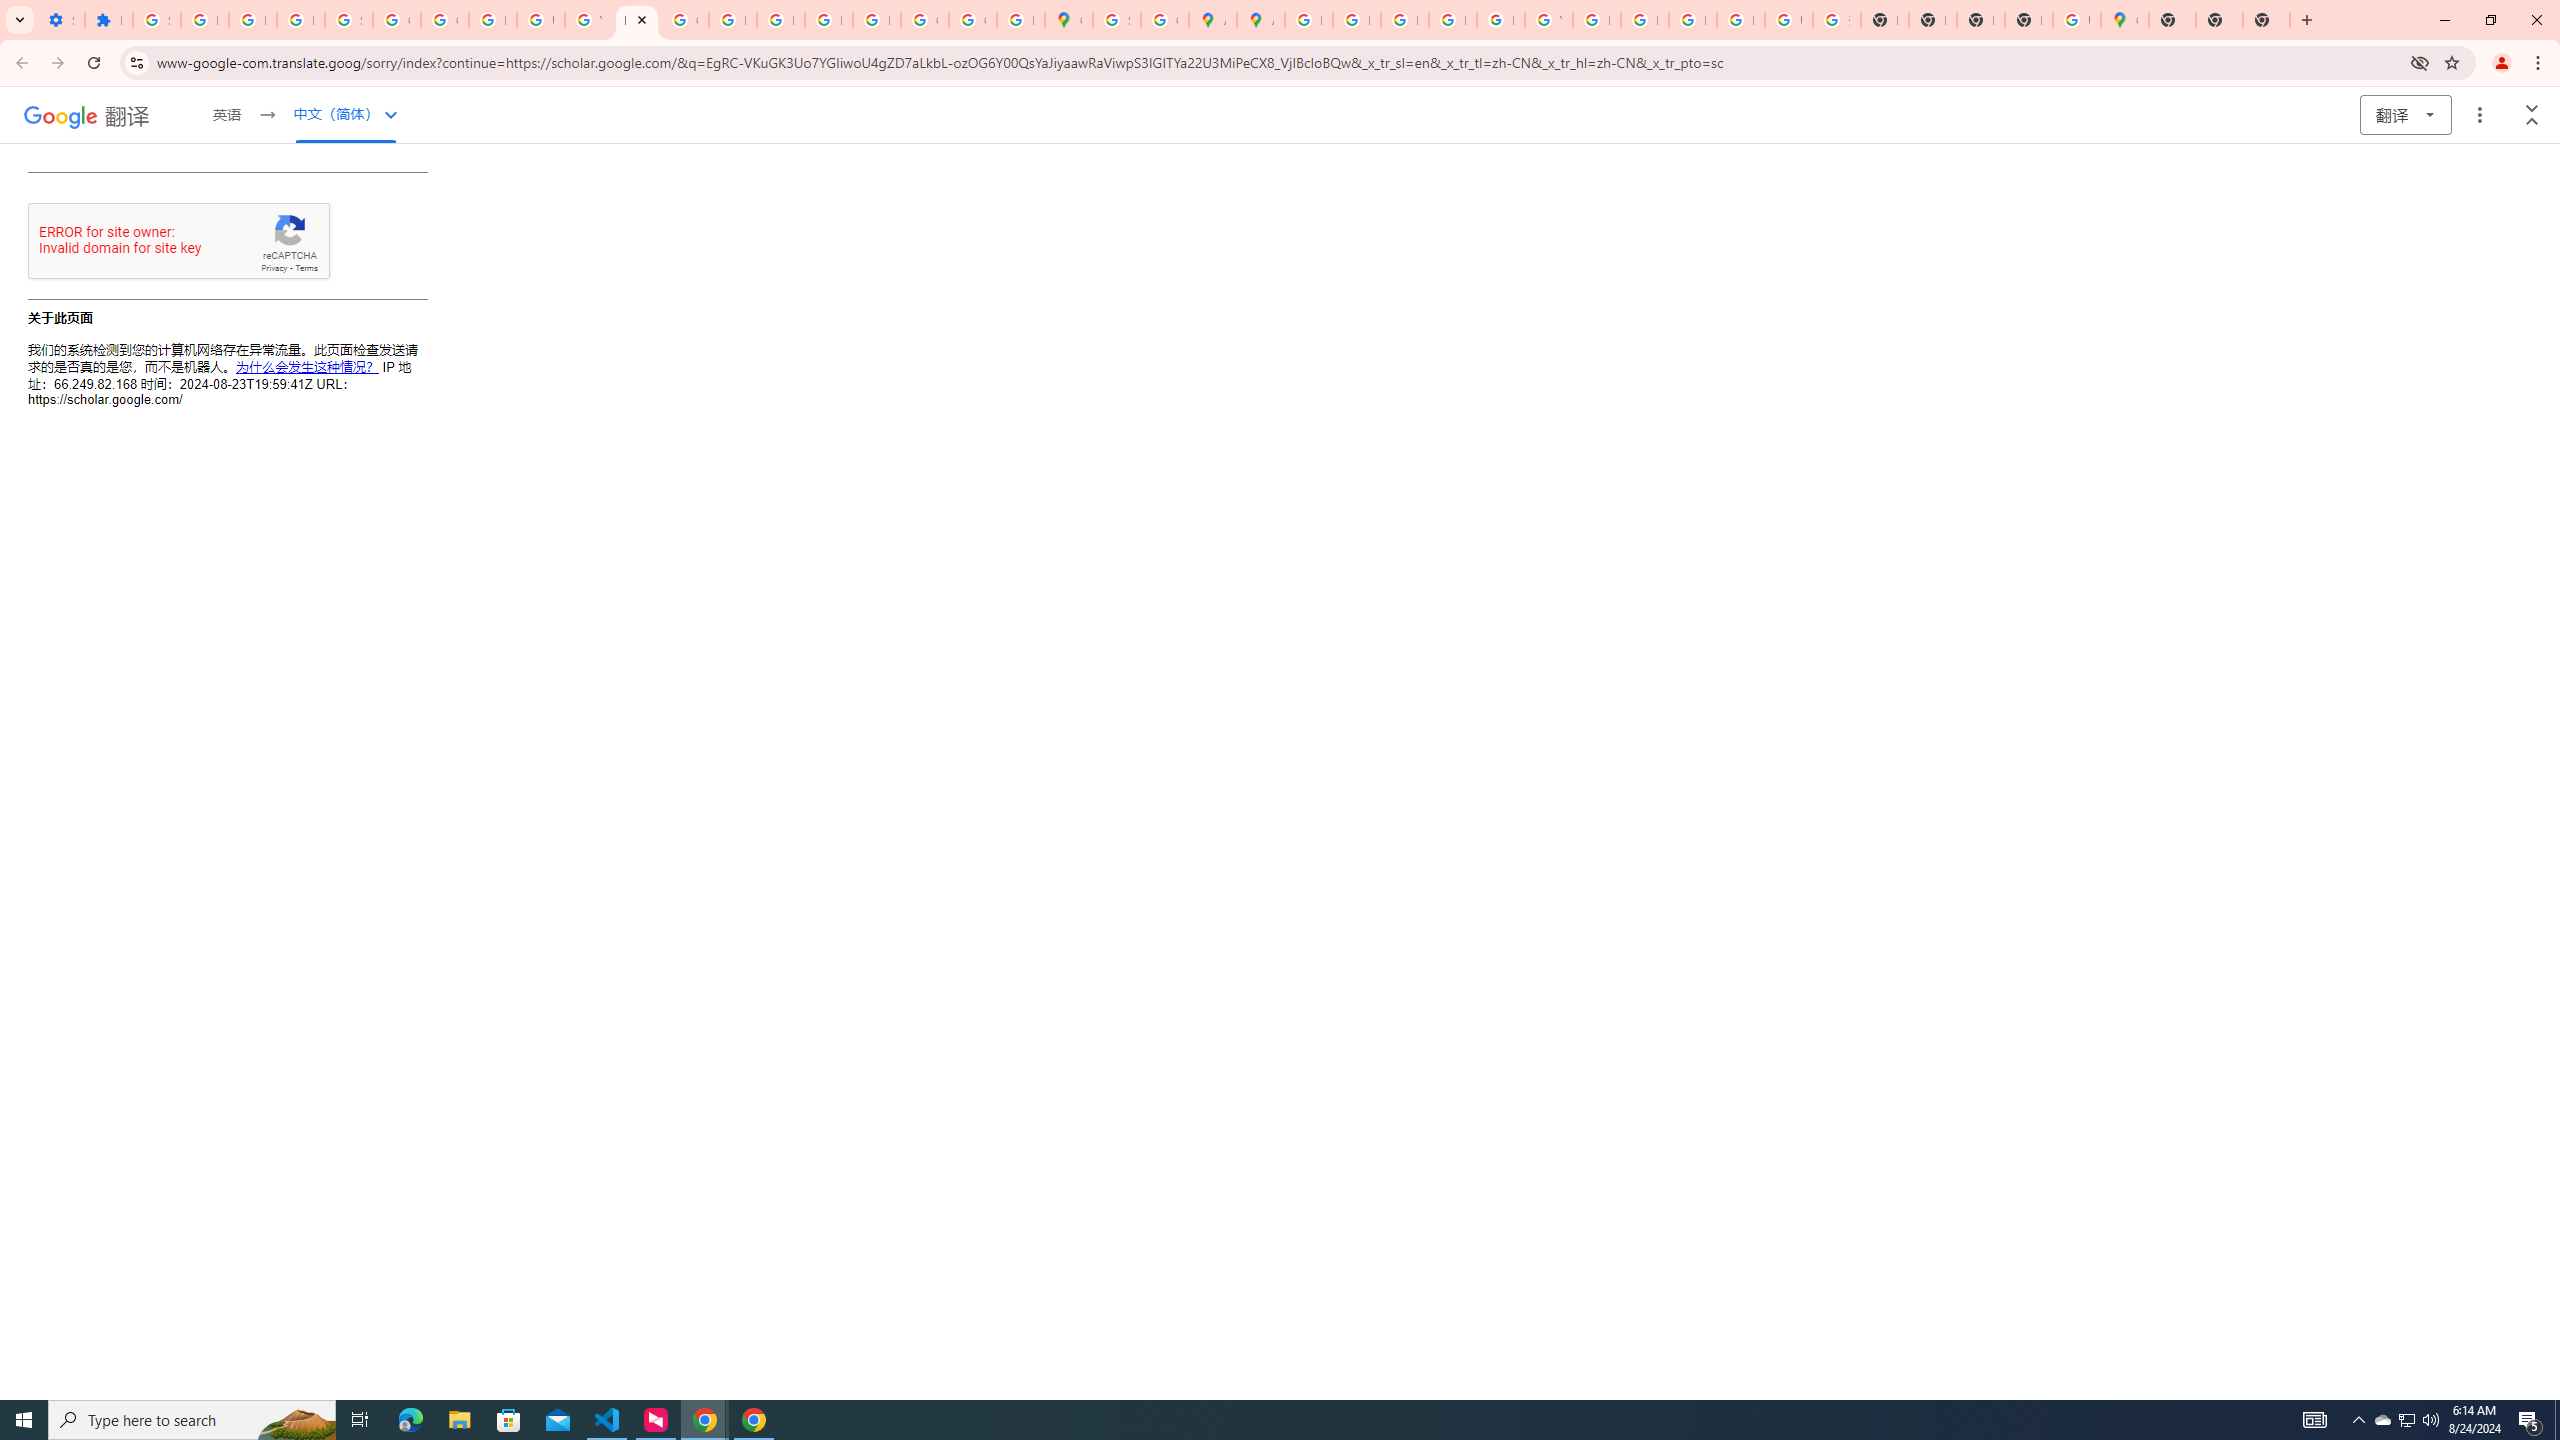 The image size is (2560, 1440). I want to click on 'Use Google Maps in Space - Google Maps Help', so click(2075, 19).